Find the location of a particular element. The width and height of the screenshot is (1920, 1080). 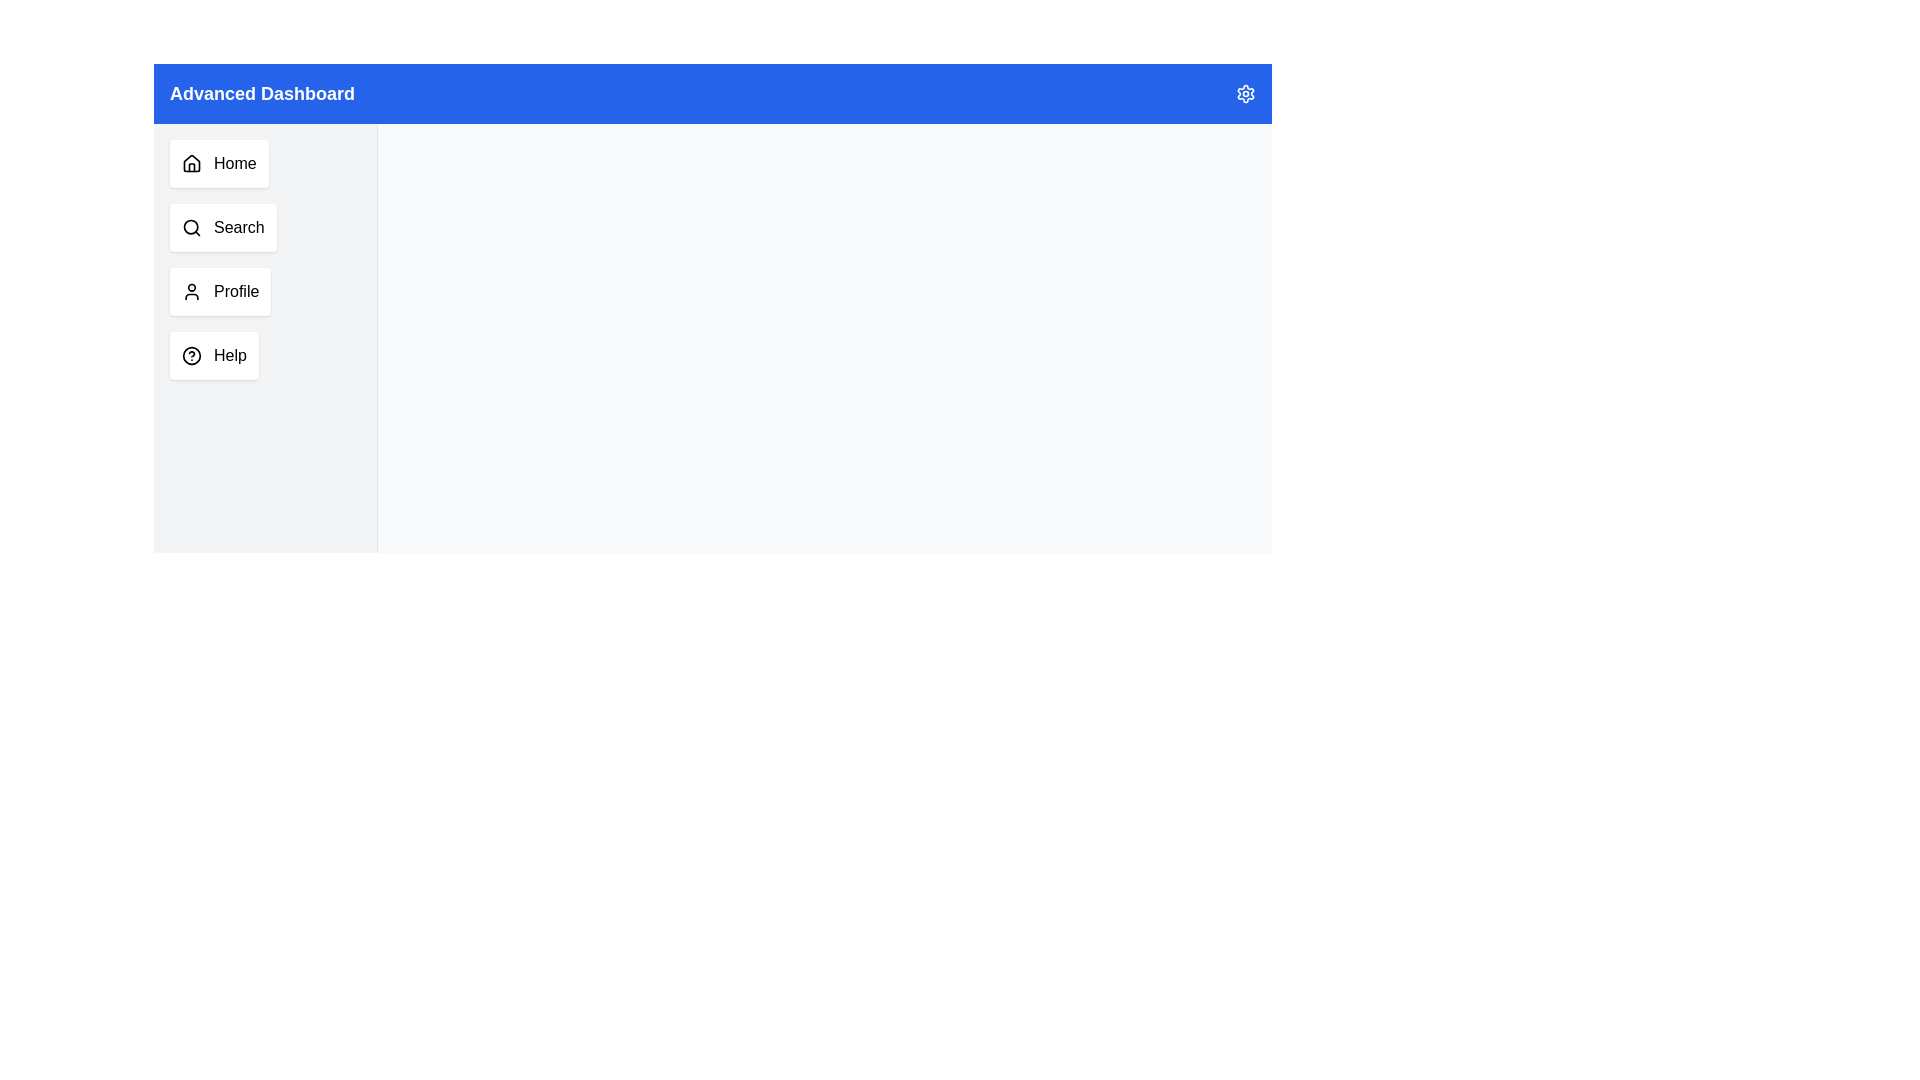

the 'Search' button, which is the second button in a vertical list of buttons (Home, Search, Profile, Help) in the sidebar of the 'Advanced Dashboard' is located at coordinates (264, 258).